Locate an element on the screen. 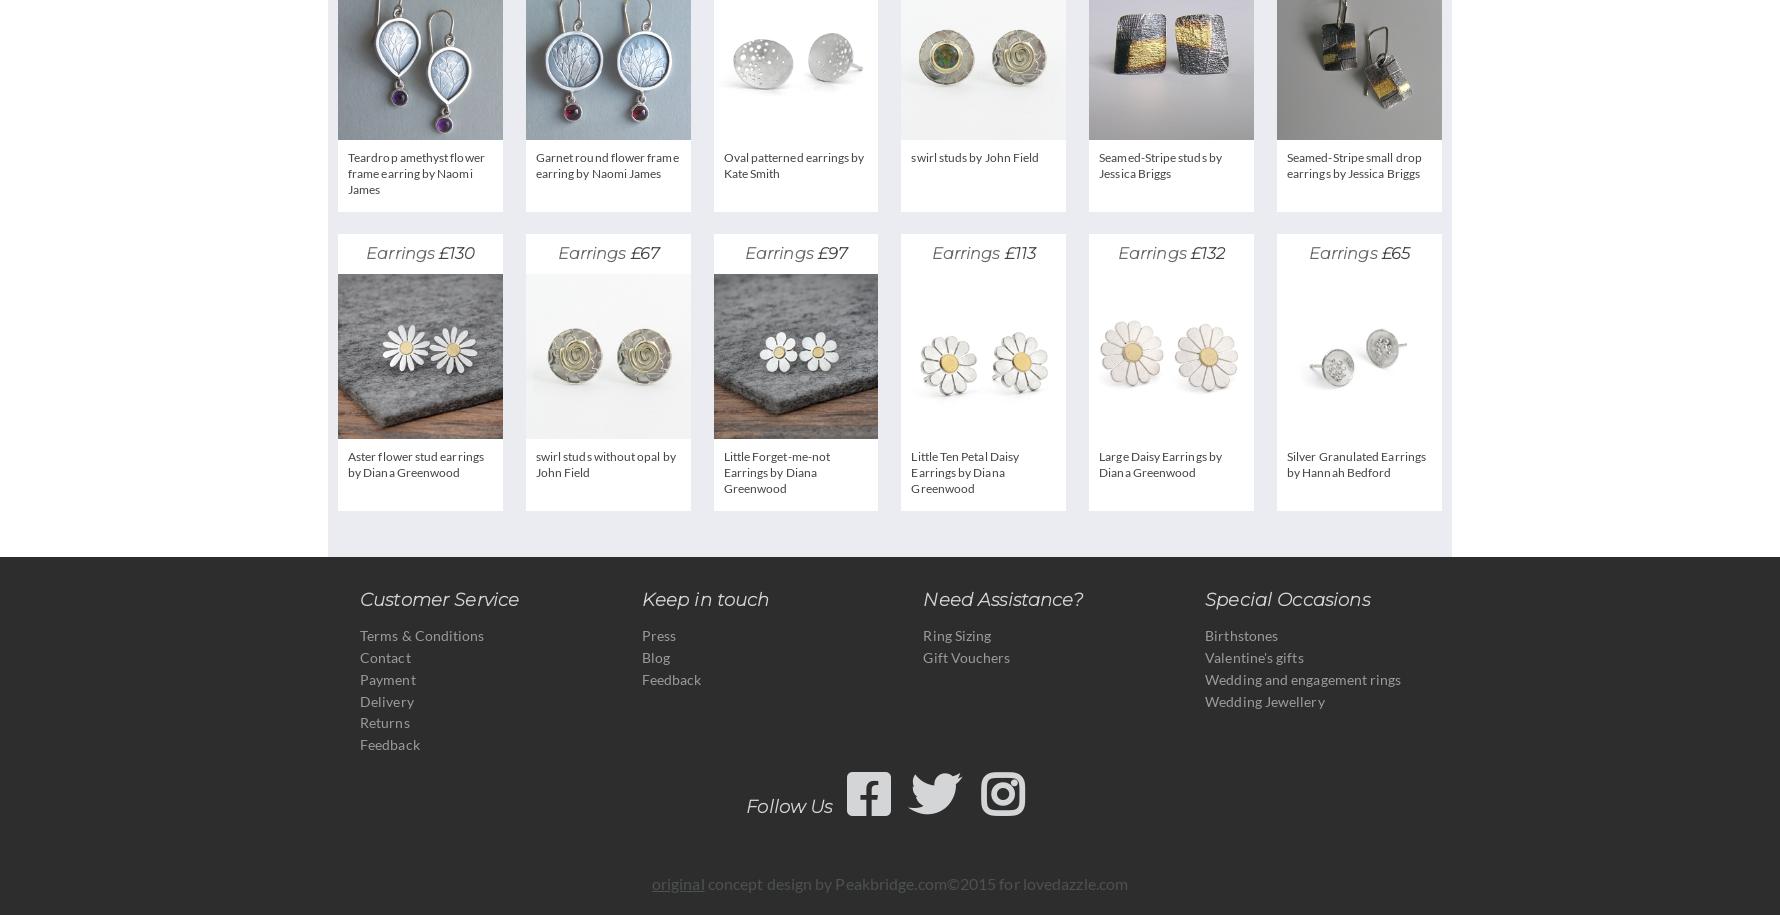  'Follow Us' is located at coordinates (789, 806).